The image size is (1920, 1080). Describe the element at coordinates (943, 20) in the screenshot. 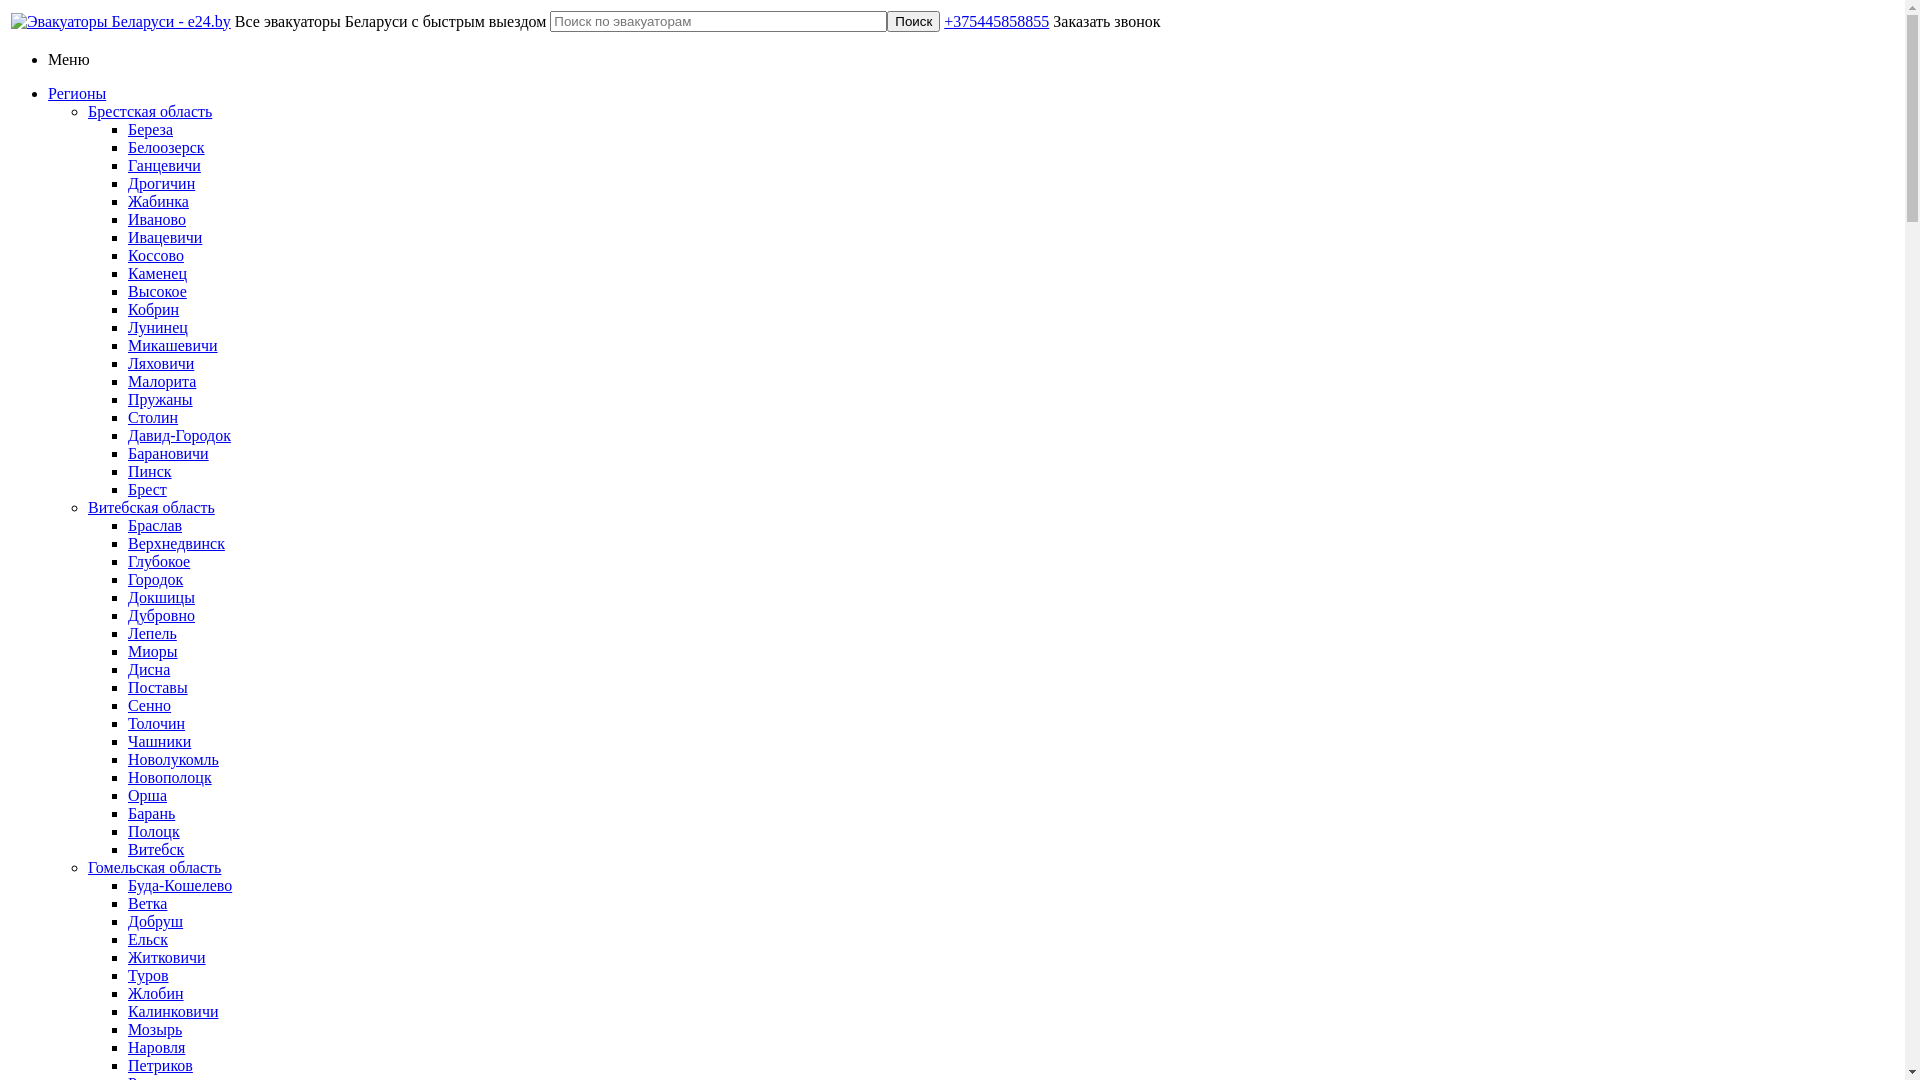

I see `'+375445858855'` at that location.